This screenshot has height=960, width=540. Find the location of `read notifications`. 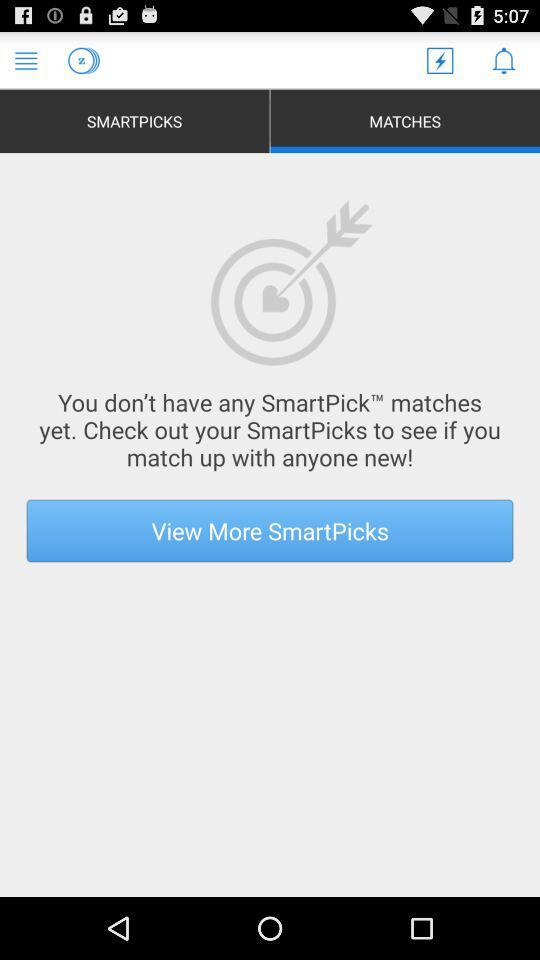

read notifications is located at coordinates (502, 59).